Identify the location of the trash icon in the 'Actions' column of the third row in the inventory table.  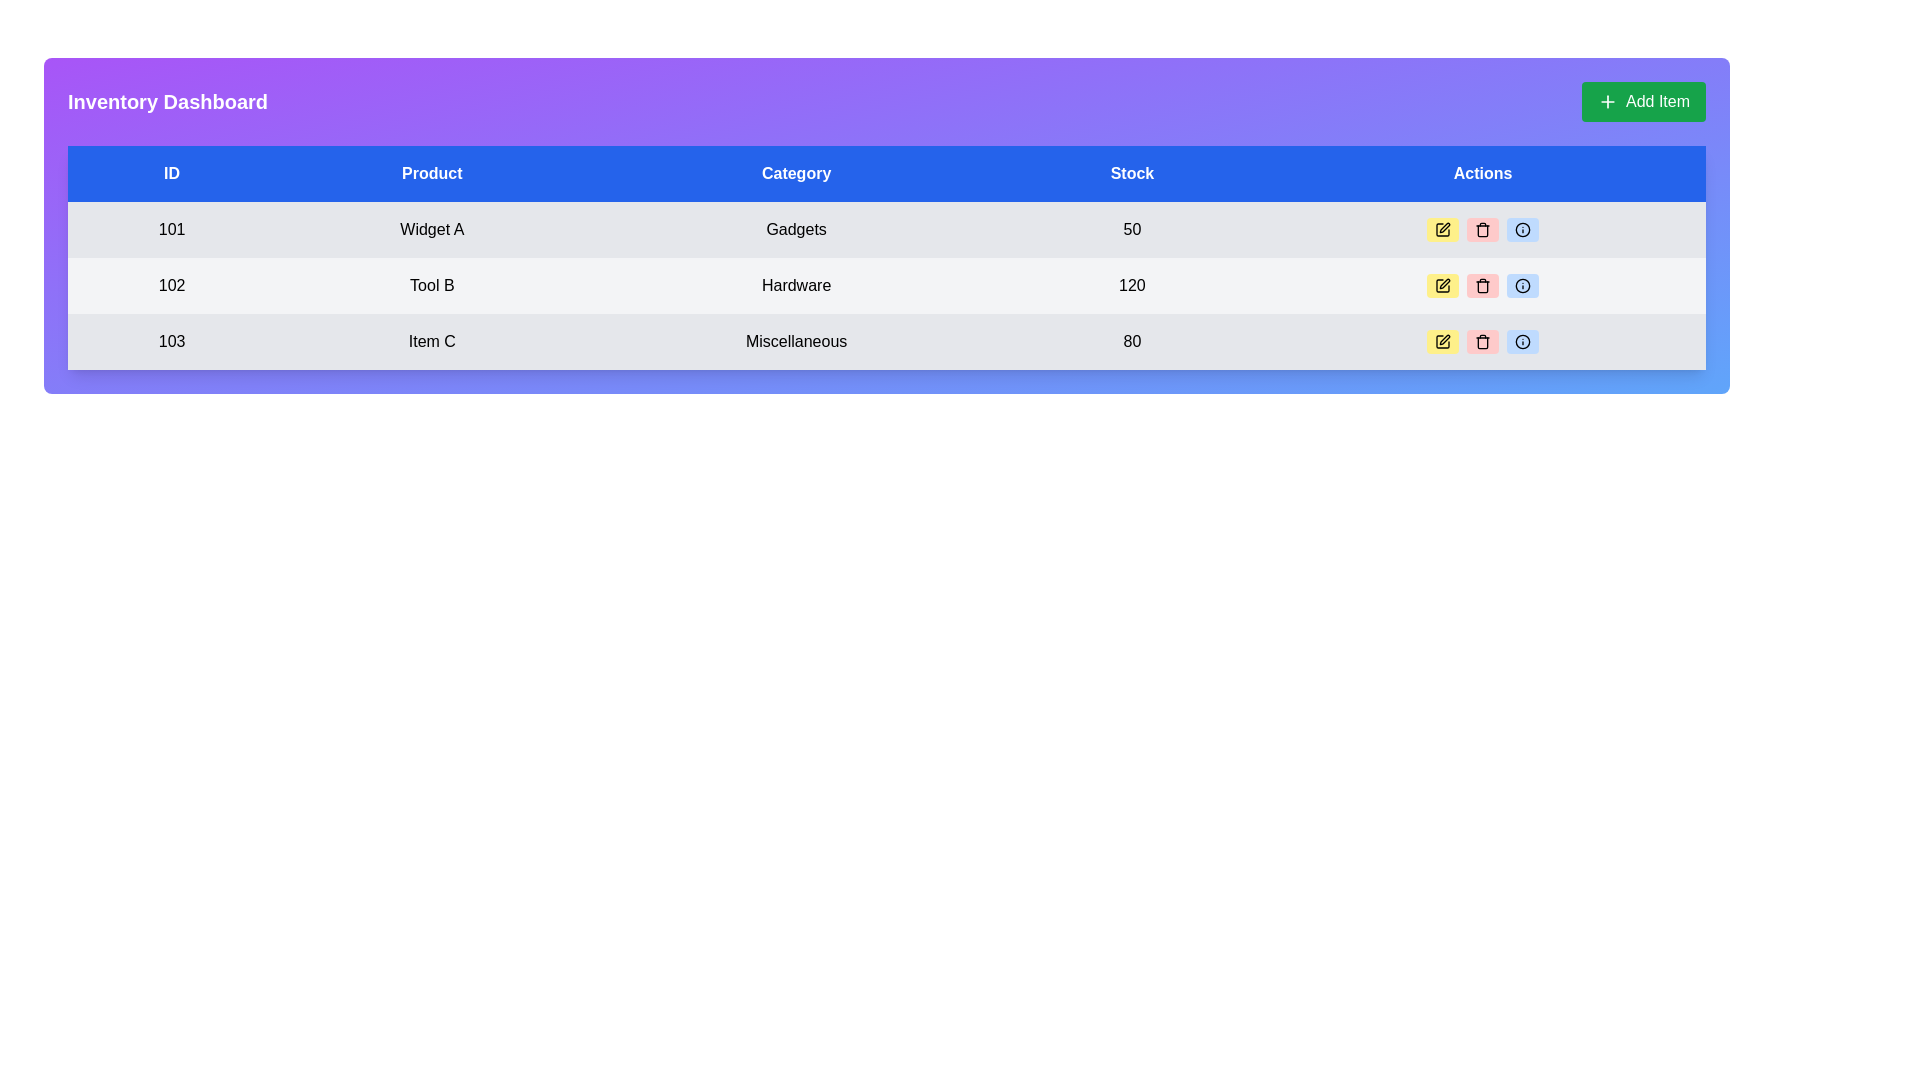
(1483, 341).